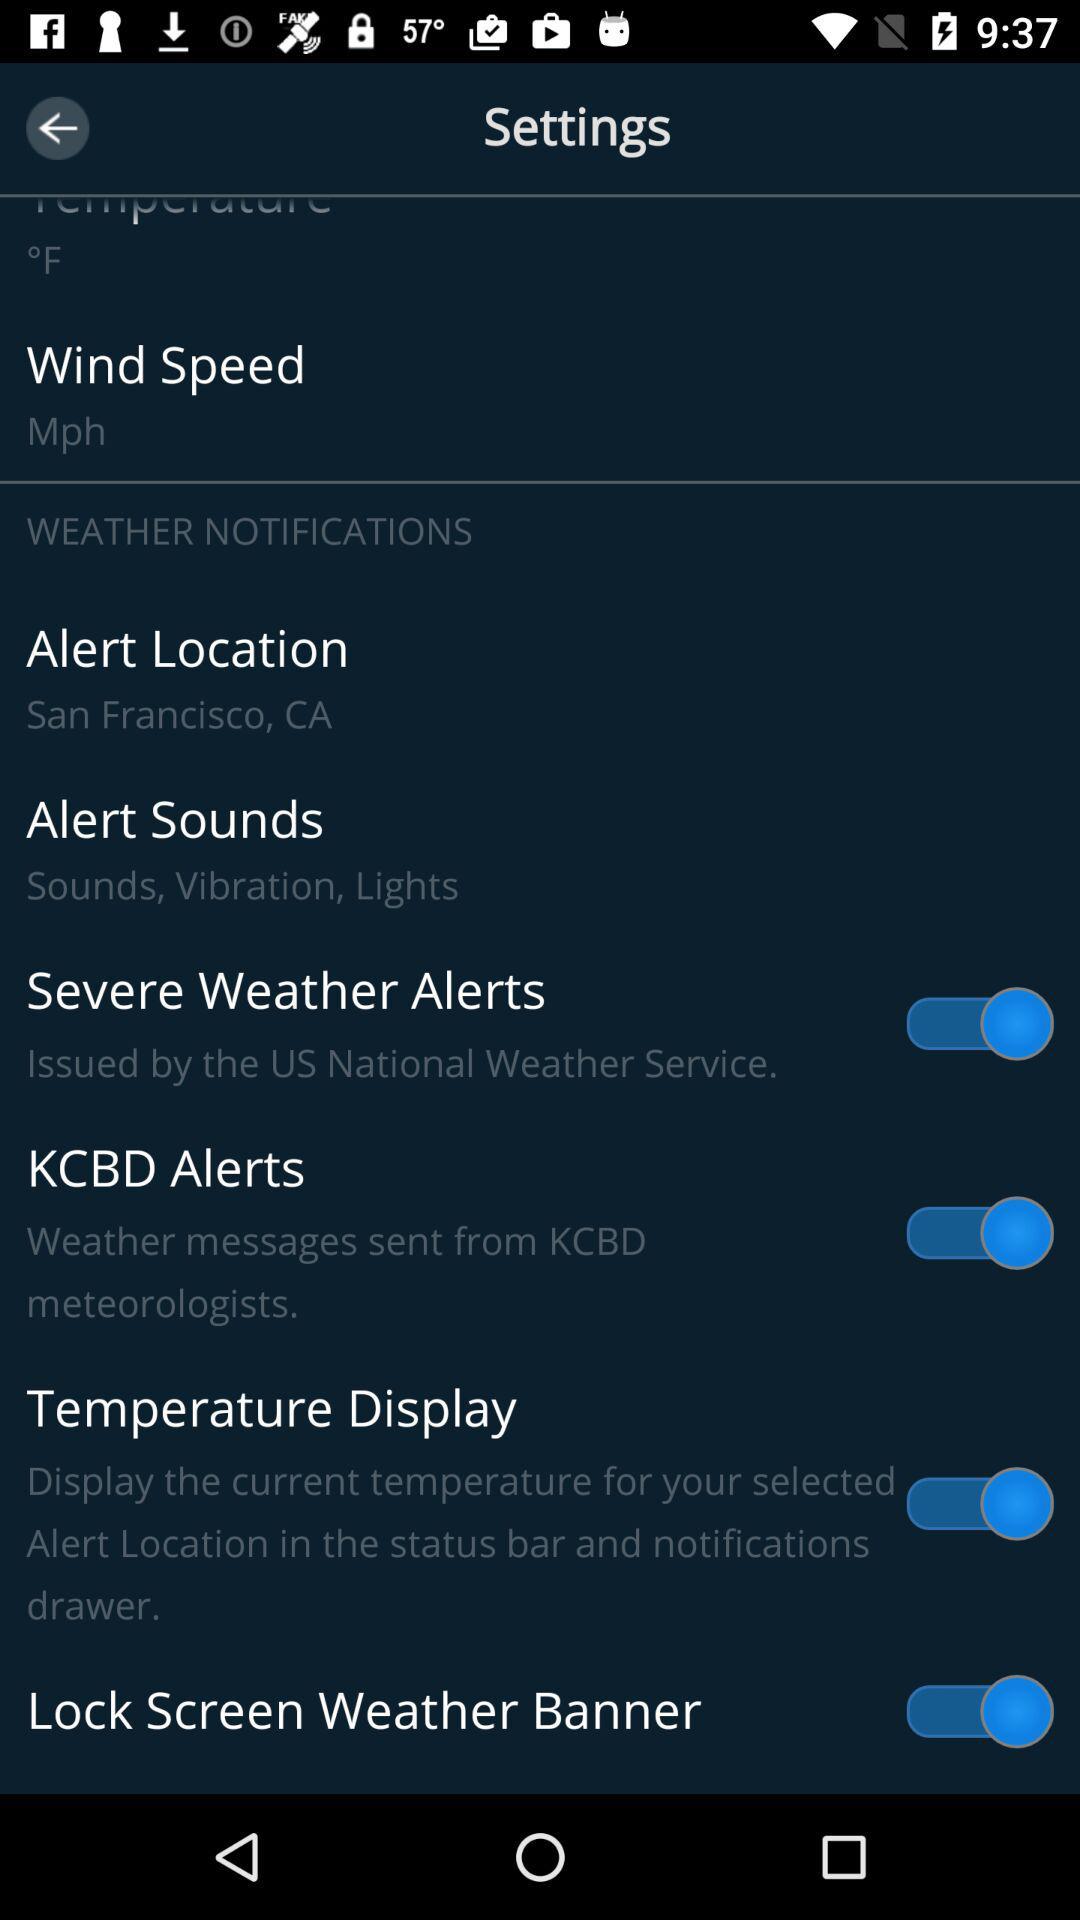 This screenshot has width=1080, height=1920. What do you see at coordinates (56, 127) in the screenshot?
I see `the arrow_backward icon` at bounding box center [56, 127].